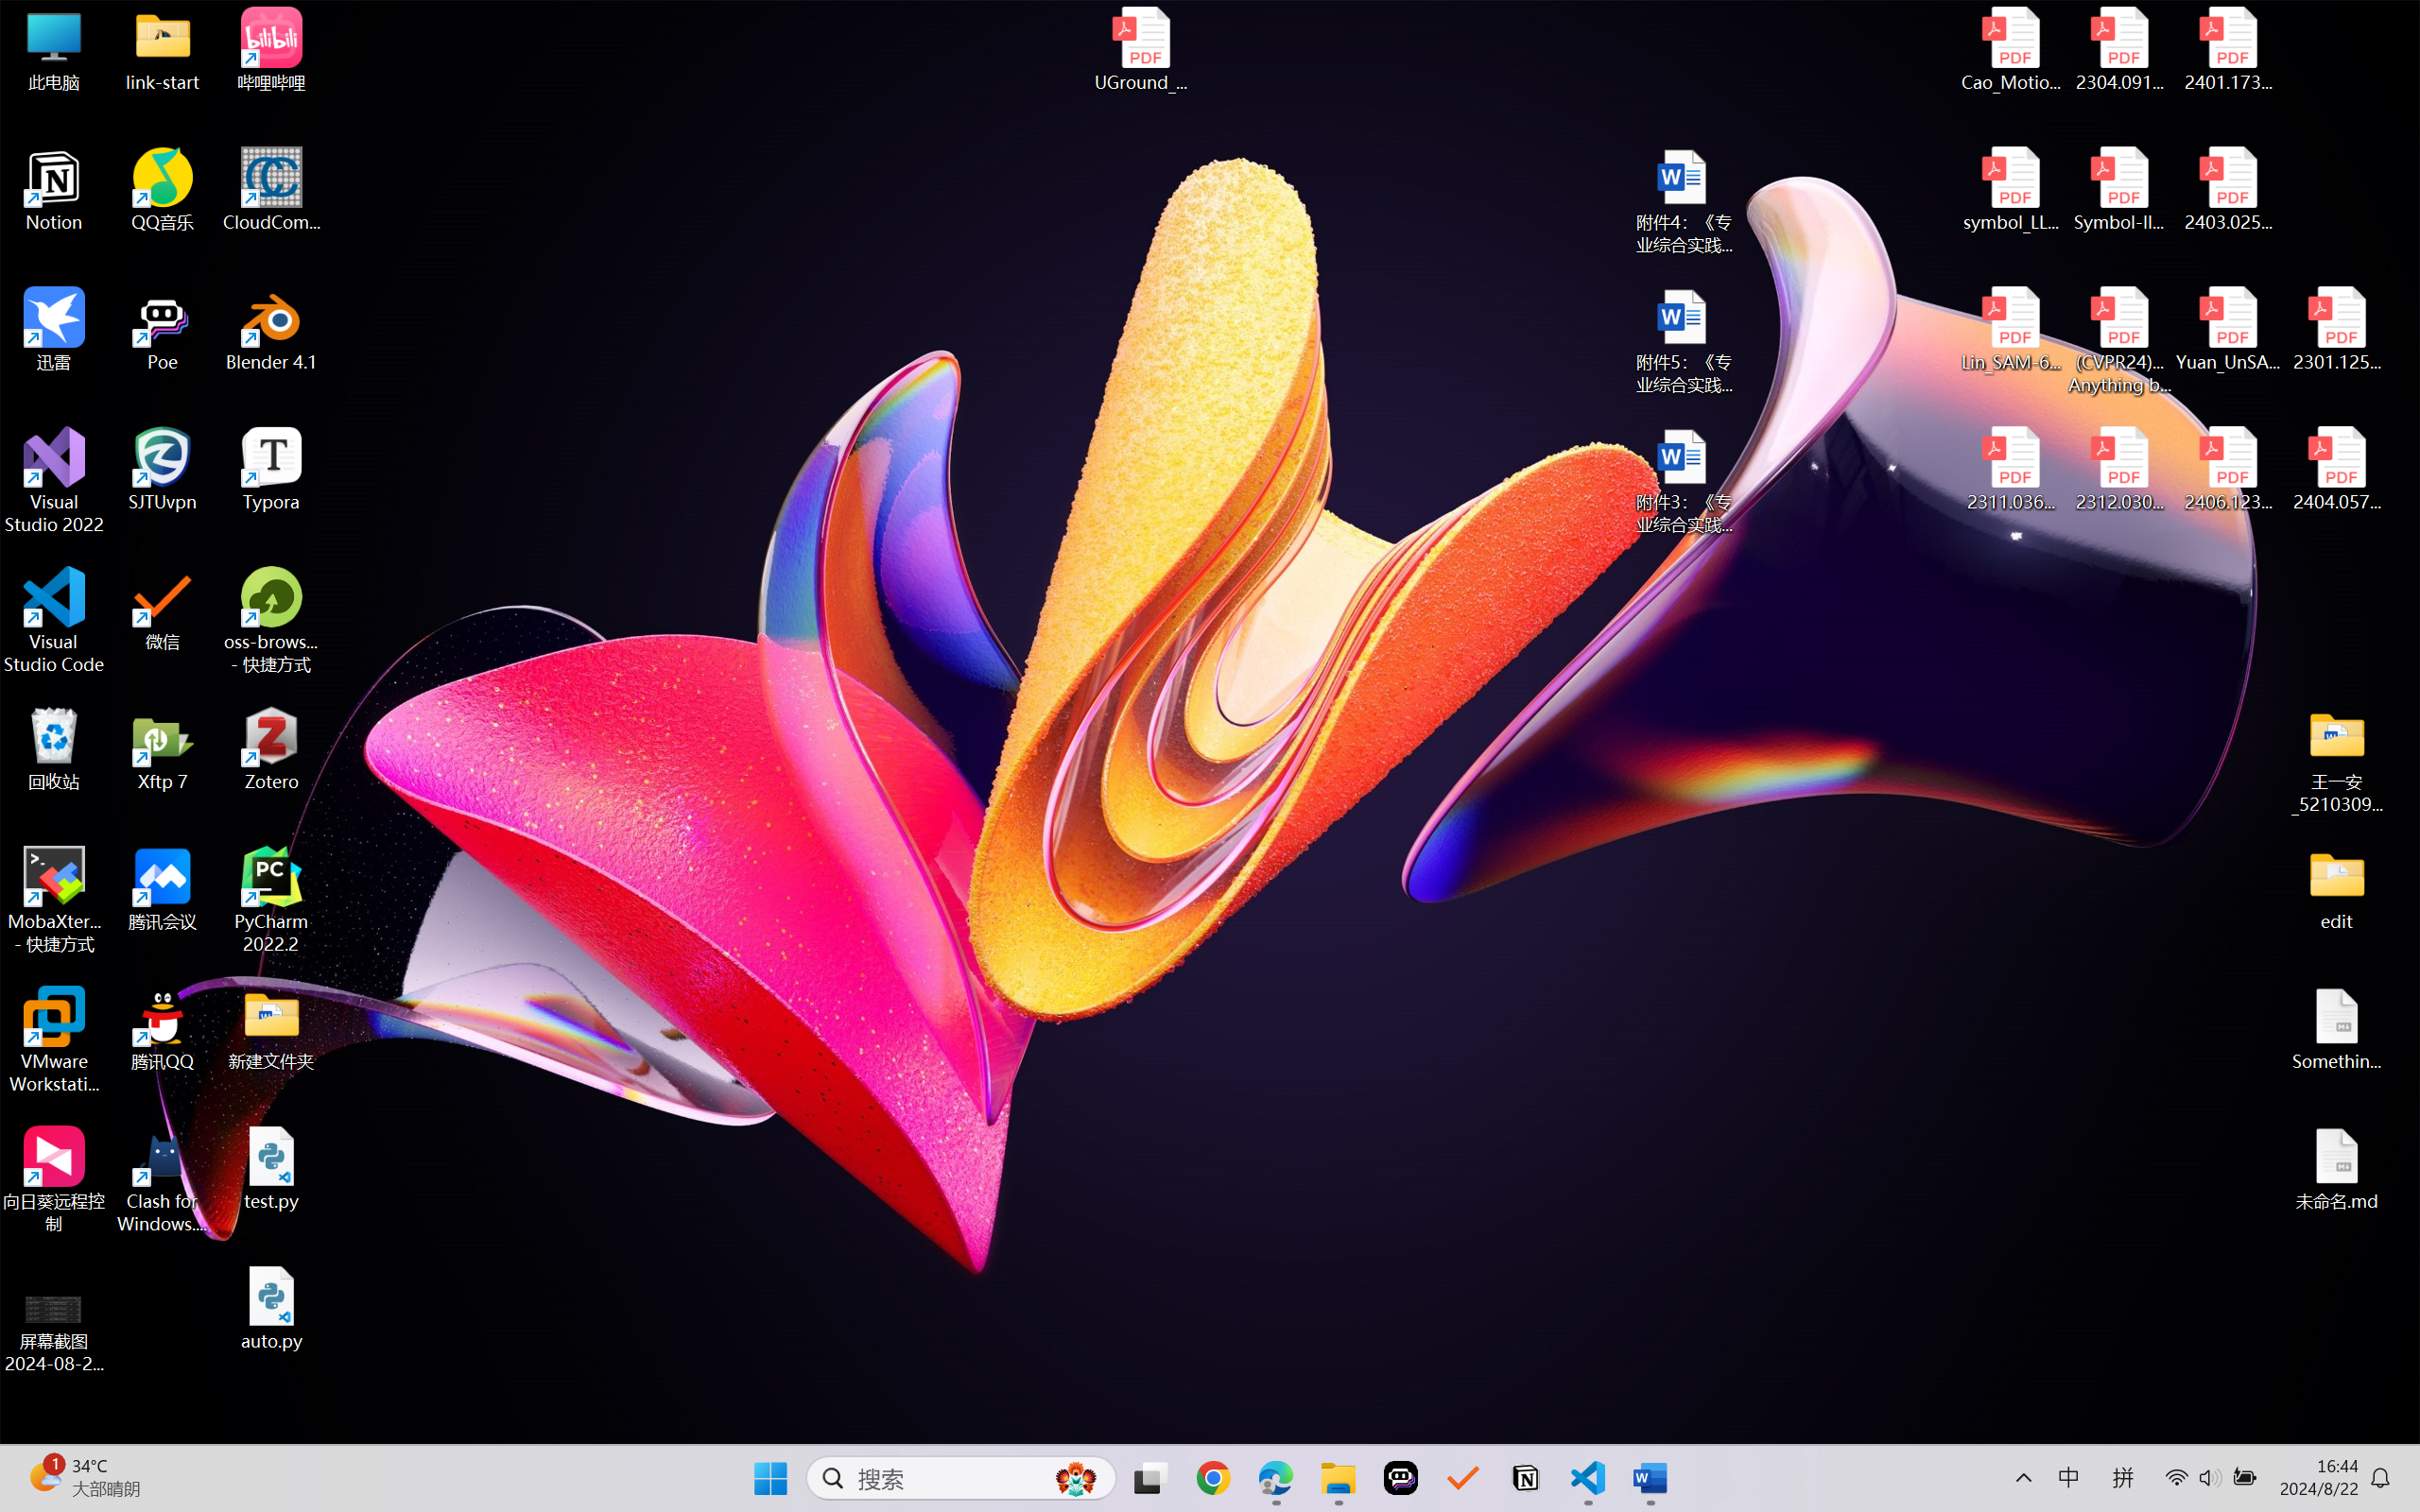 The image size is (2420, 1512). I want to click on '(CVPR24)Matching Anything by Segmenting Anything.pdf', so click(2118, 340).